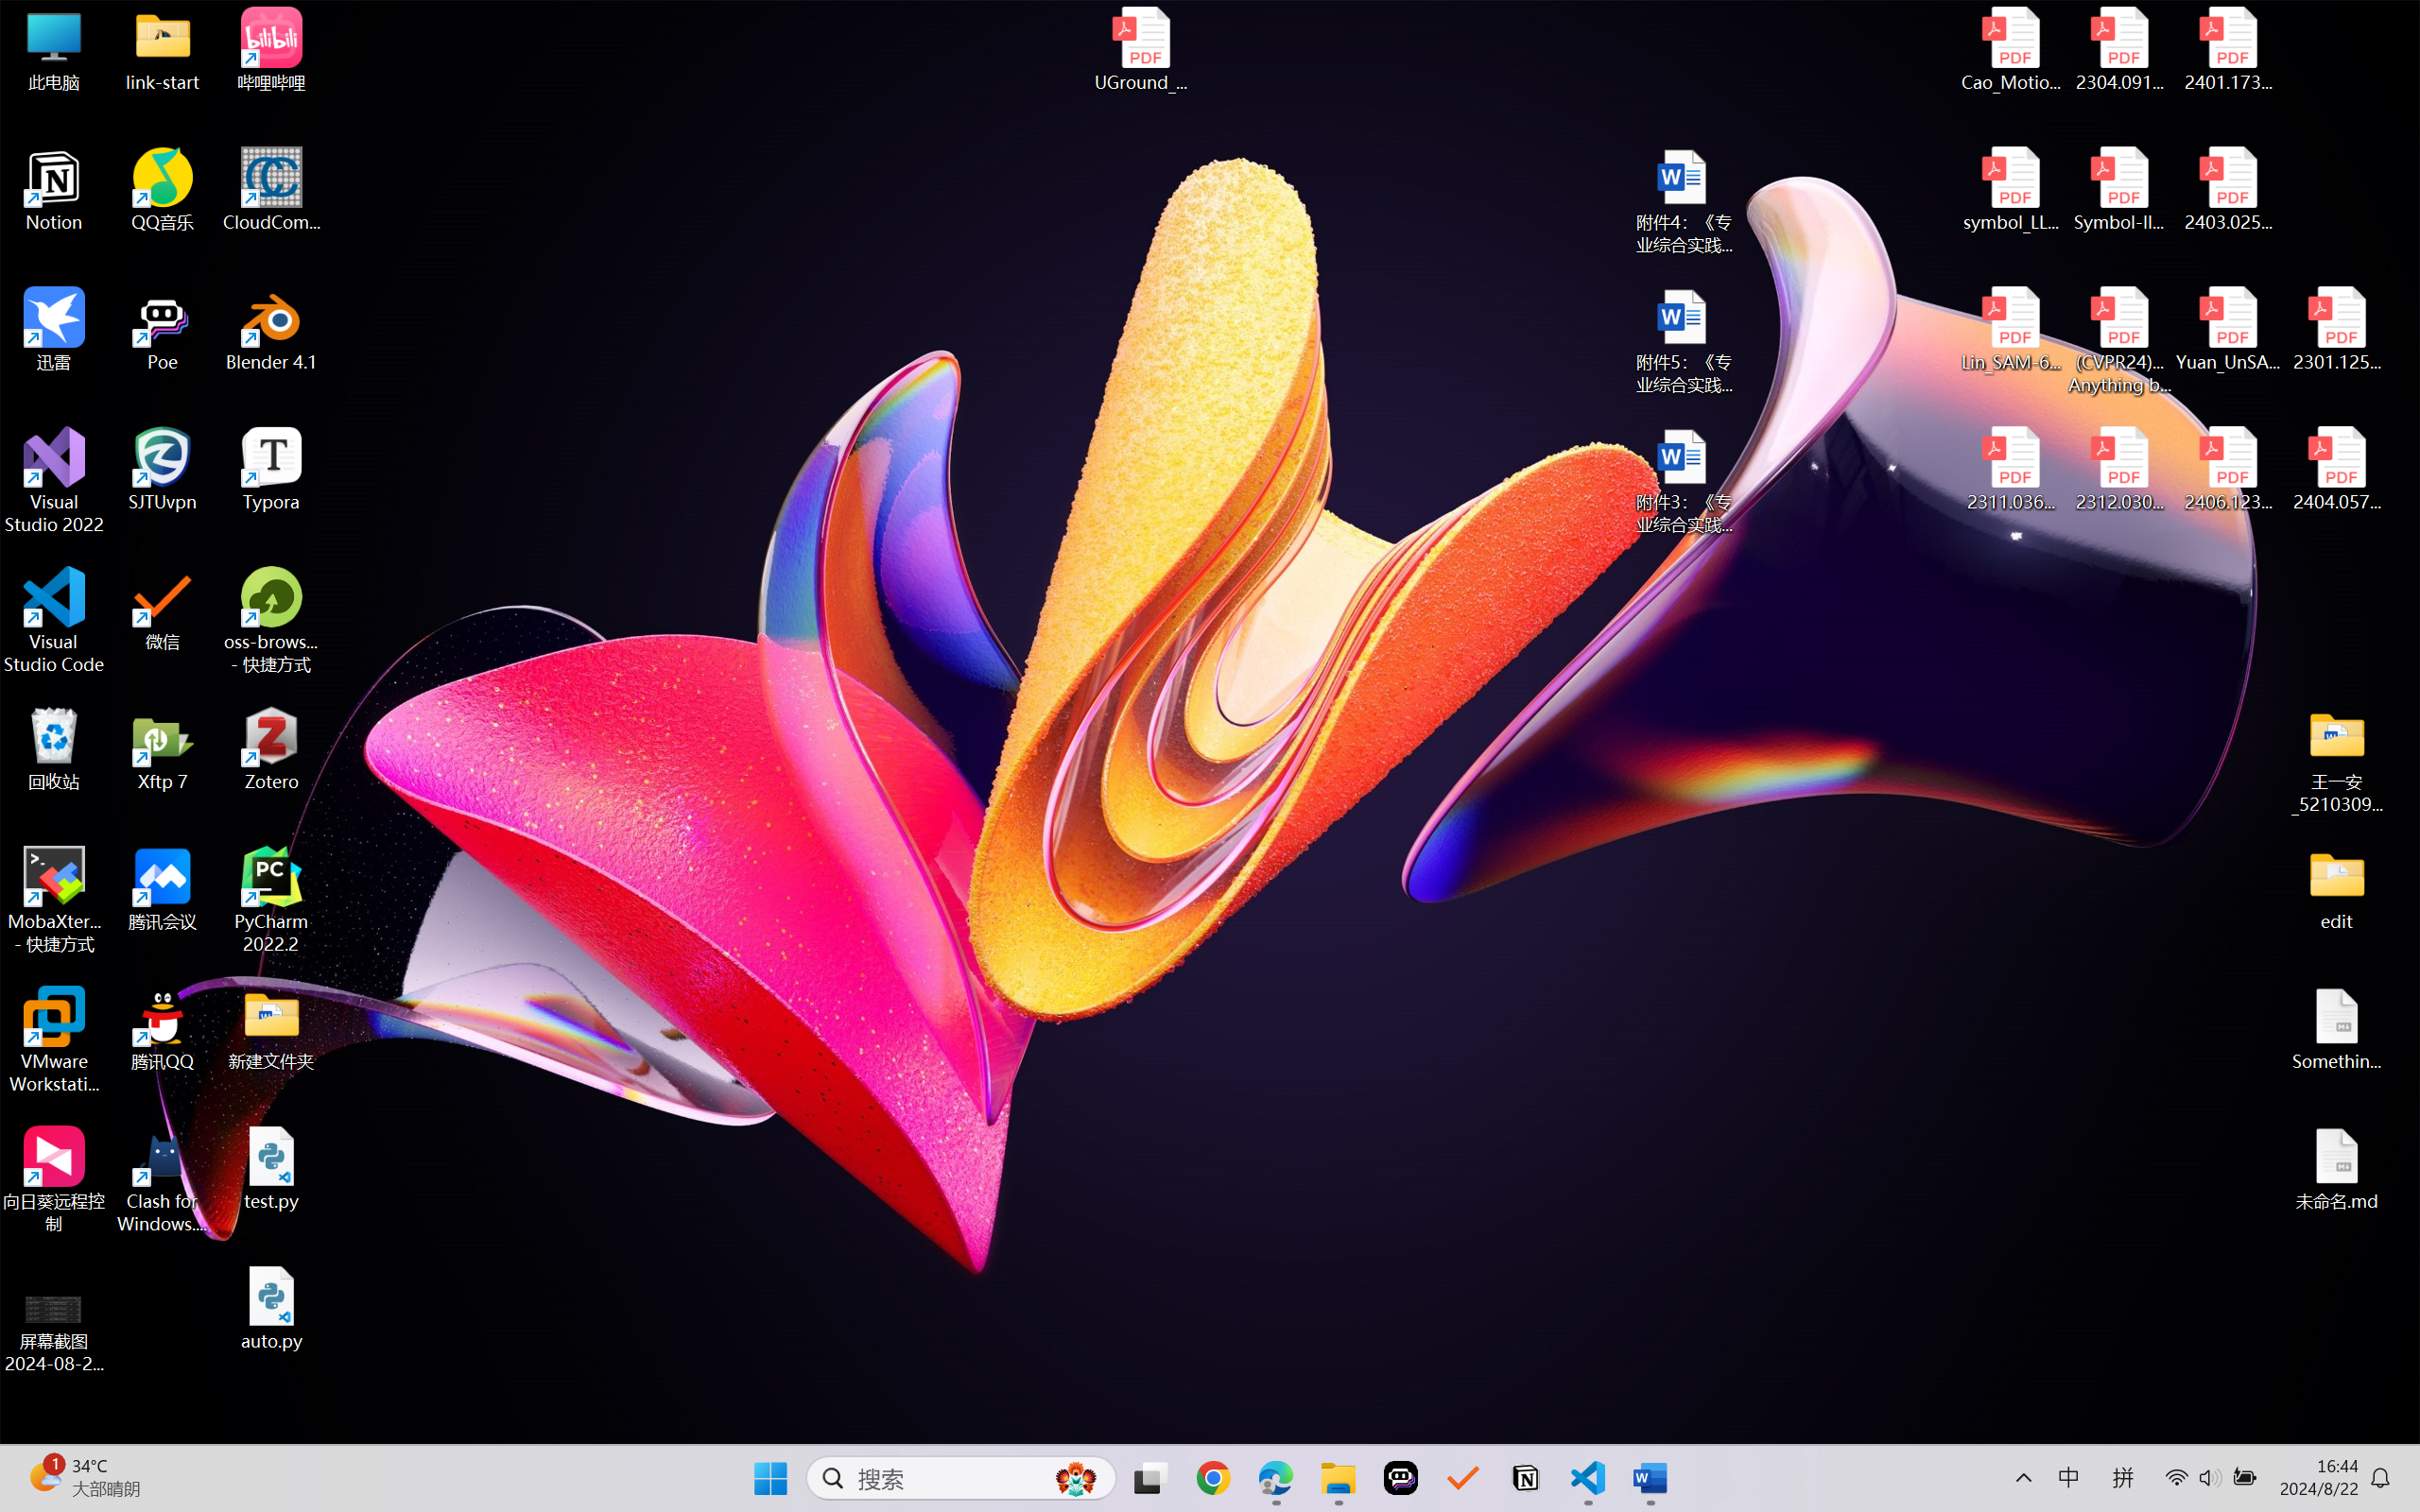 The image size is (2420, 1512). I want to click on '(CVPR24)Matching Anything by Segmenting Anything.pdf', so click(2118, 340).